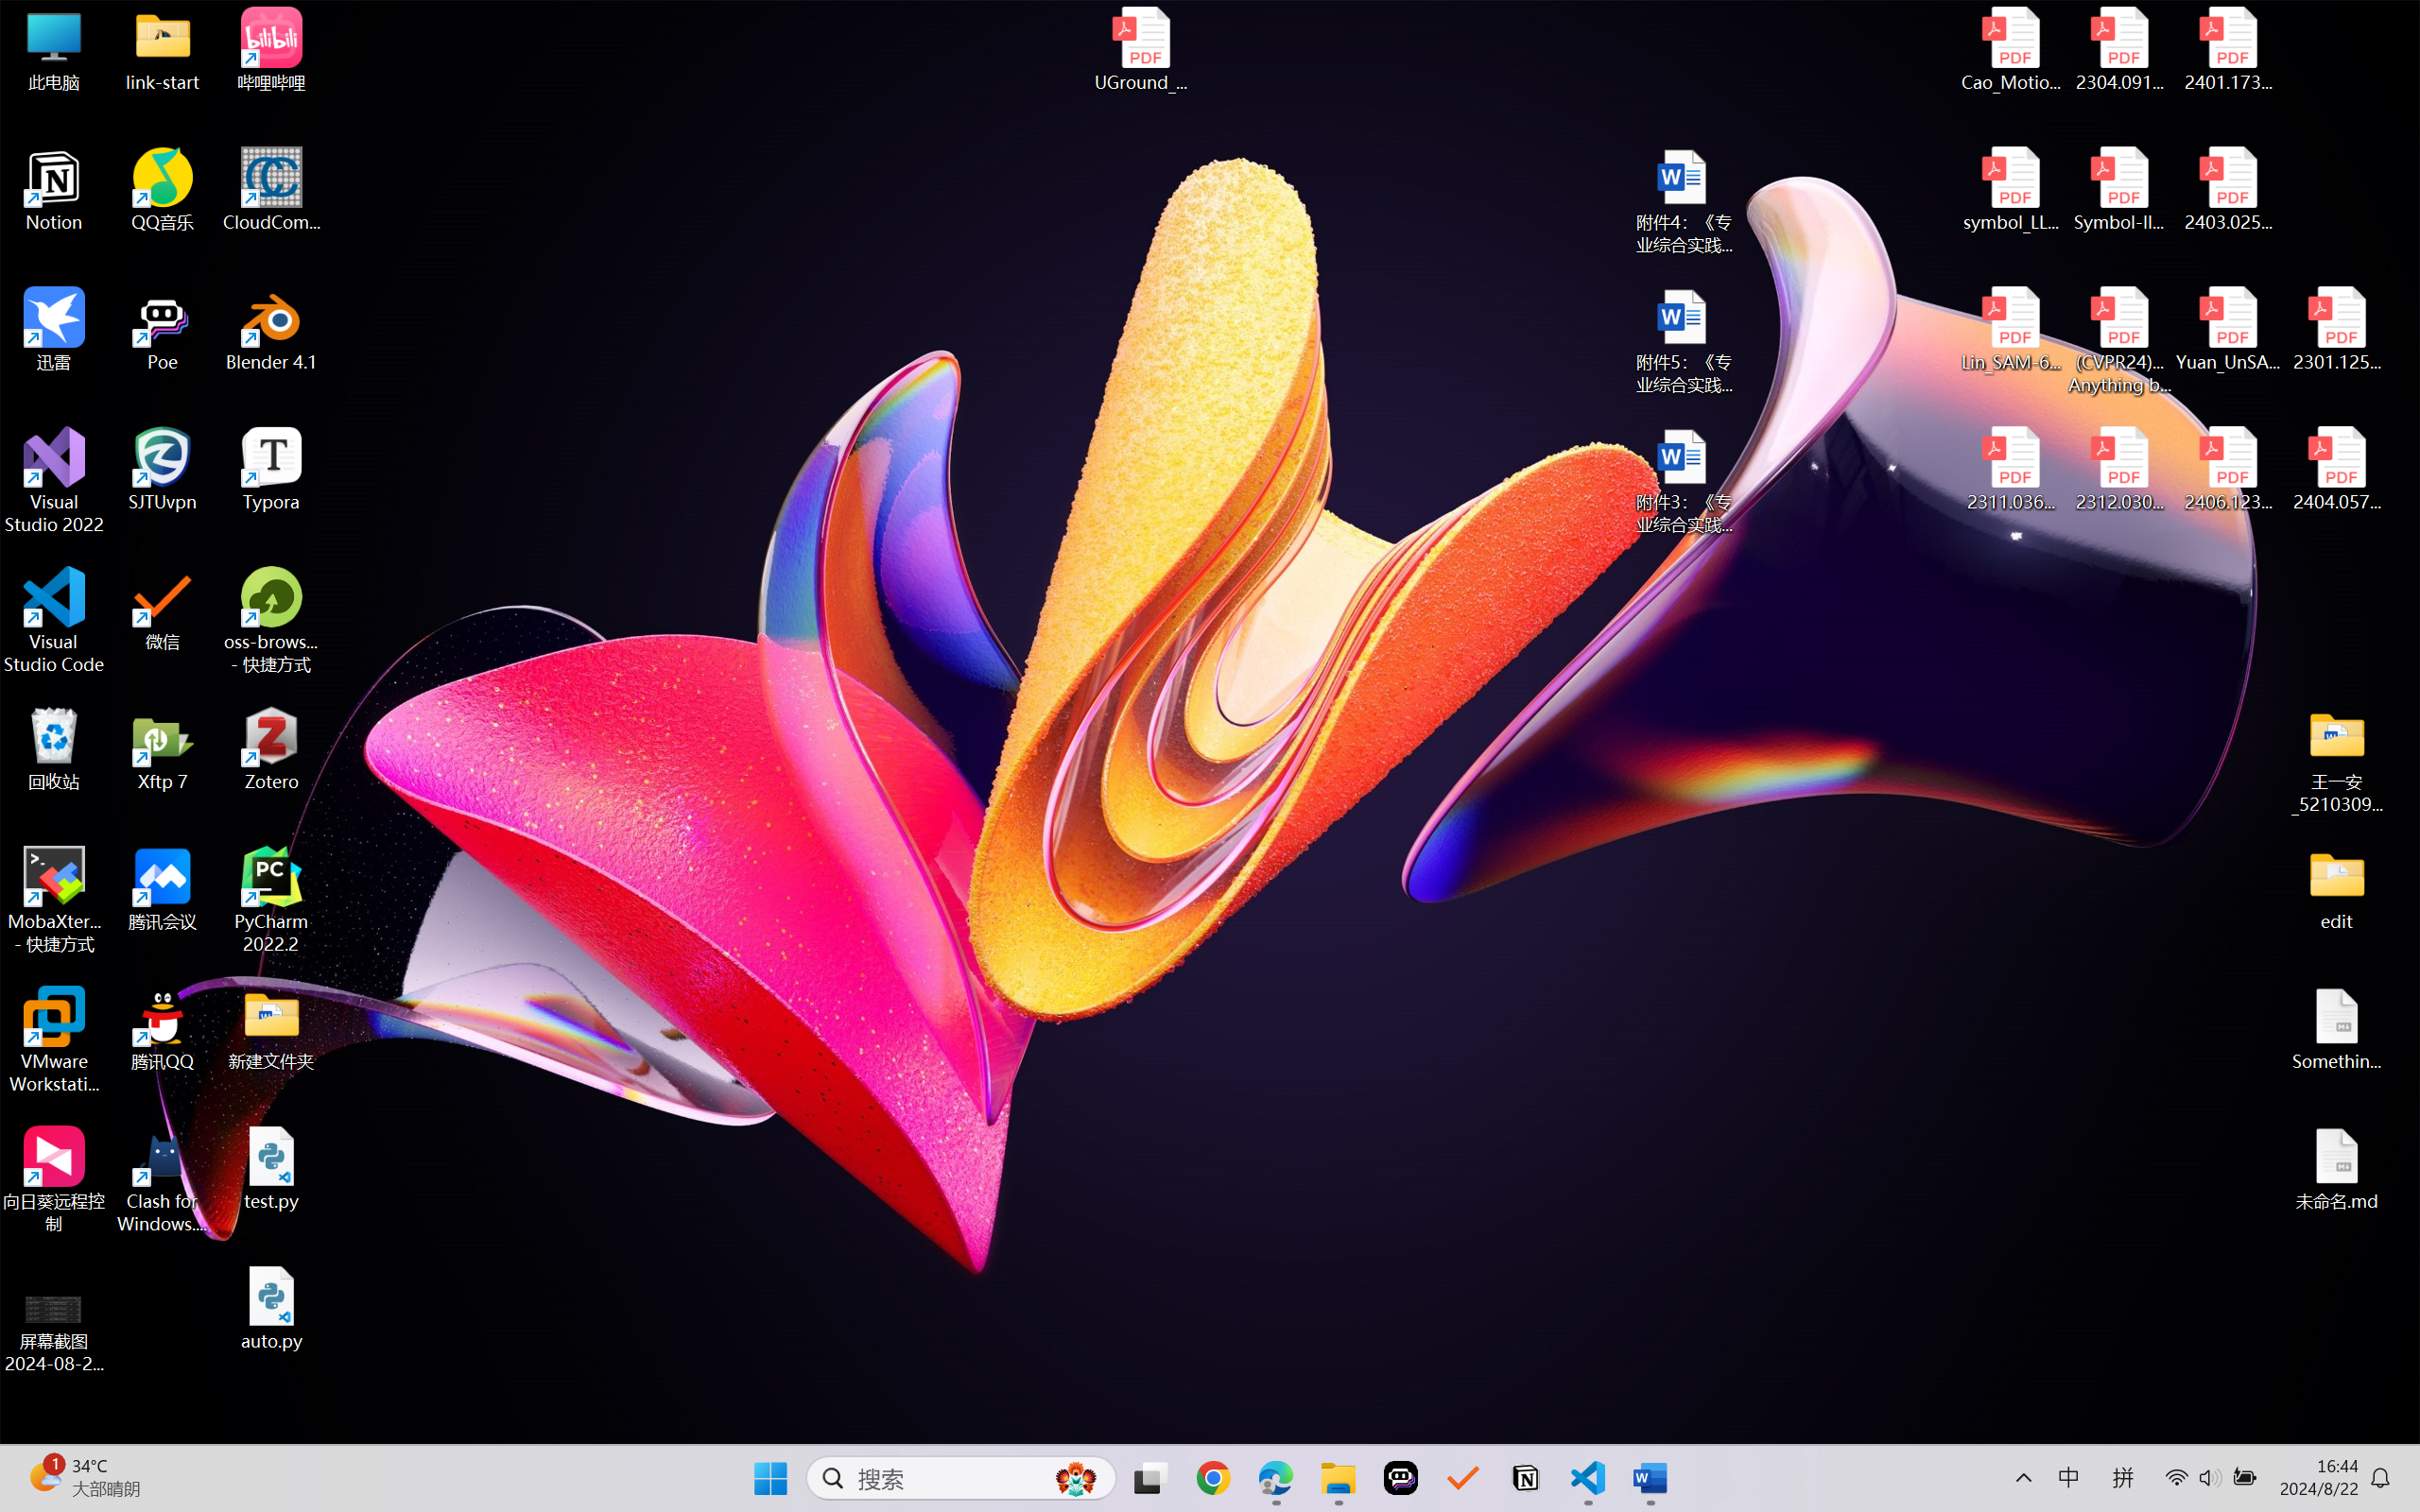 The image size is (2420, 1512). I want to click on '(CVPR24)Matching Anything by Segmenting Anything.pdf', so click(2118, 340).